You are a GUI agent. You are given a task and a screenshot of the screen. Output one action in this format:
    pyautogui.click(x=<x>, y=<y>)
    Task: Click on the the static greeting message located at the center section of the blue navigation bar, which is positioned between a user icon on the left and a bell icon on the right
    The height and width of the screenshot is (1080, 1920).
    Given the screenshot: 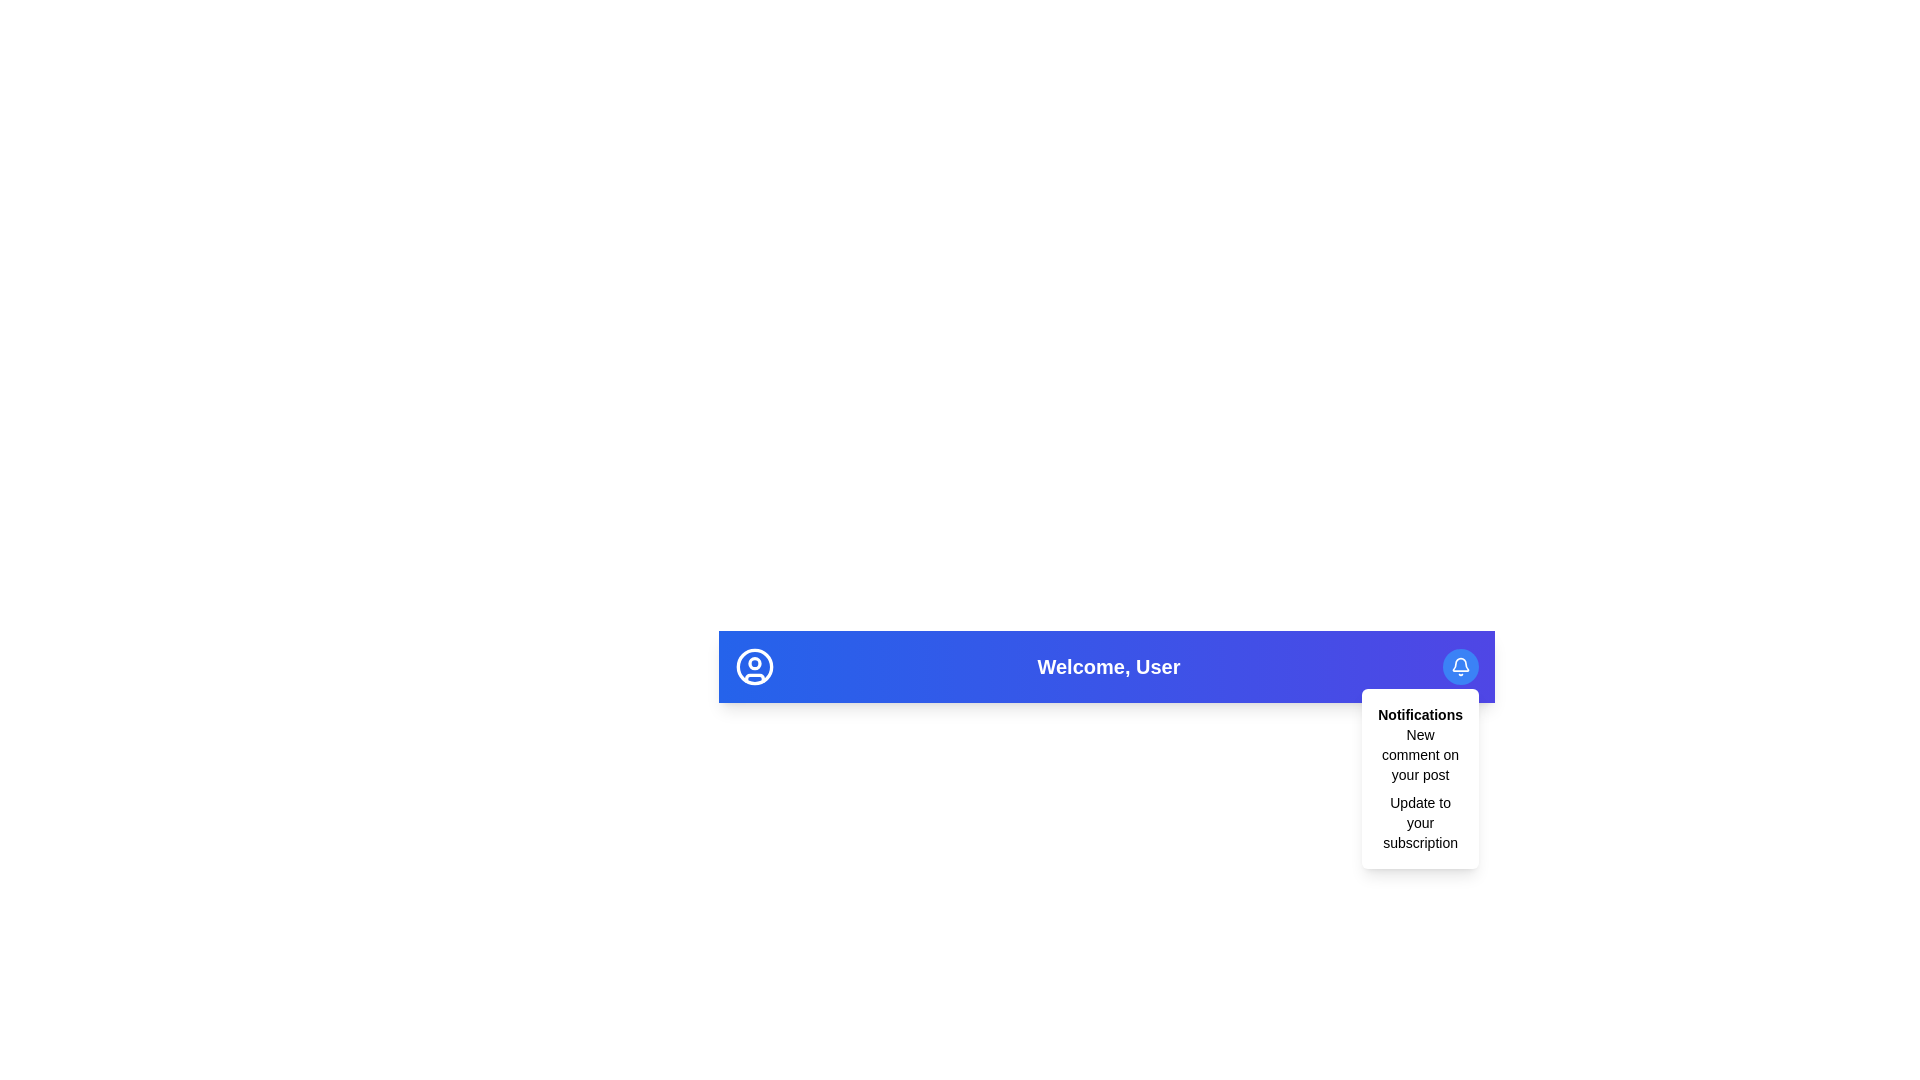 What is the action you would take?
    pyautogui.click(x=1107, y=667)
    